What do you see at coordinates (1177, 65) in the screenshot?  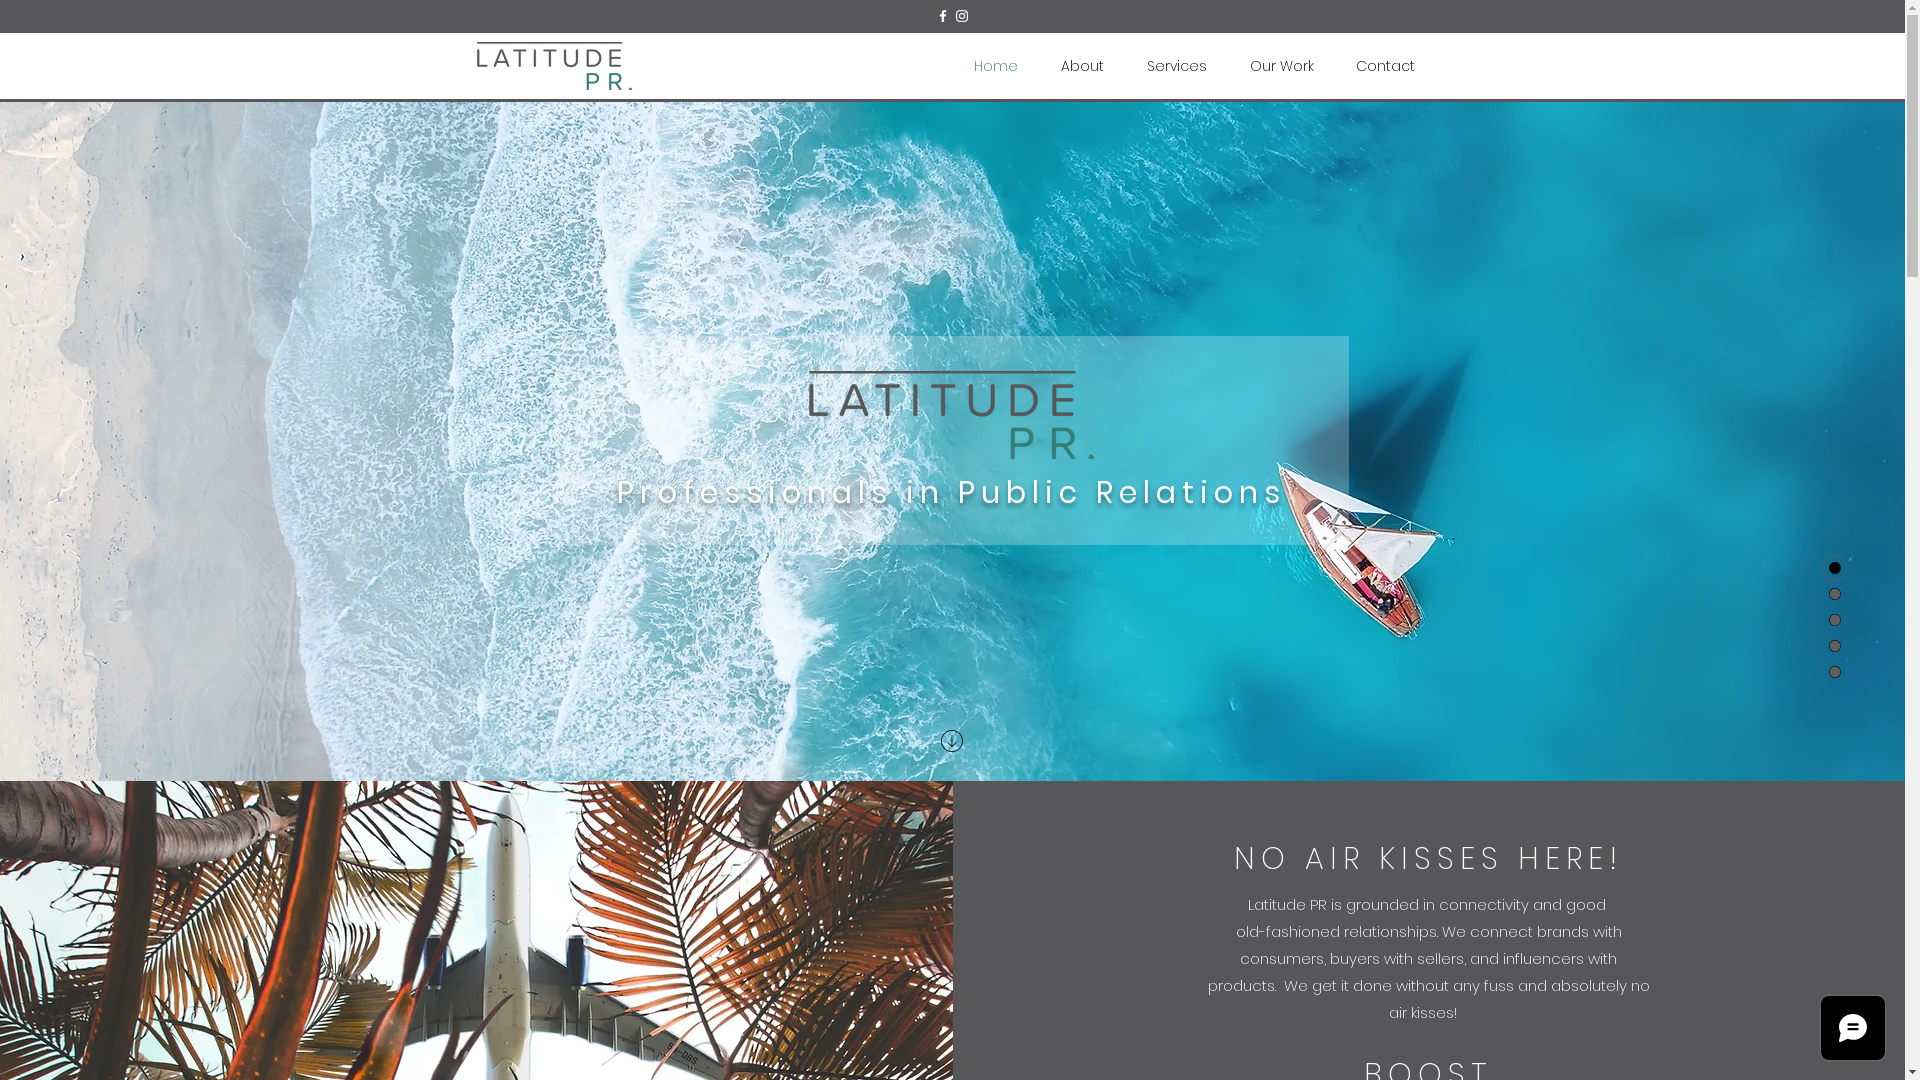 I see `'Services'` at bounding box center [1177, 65].